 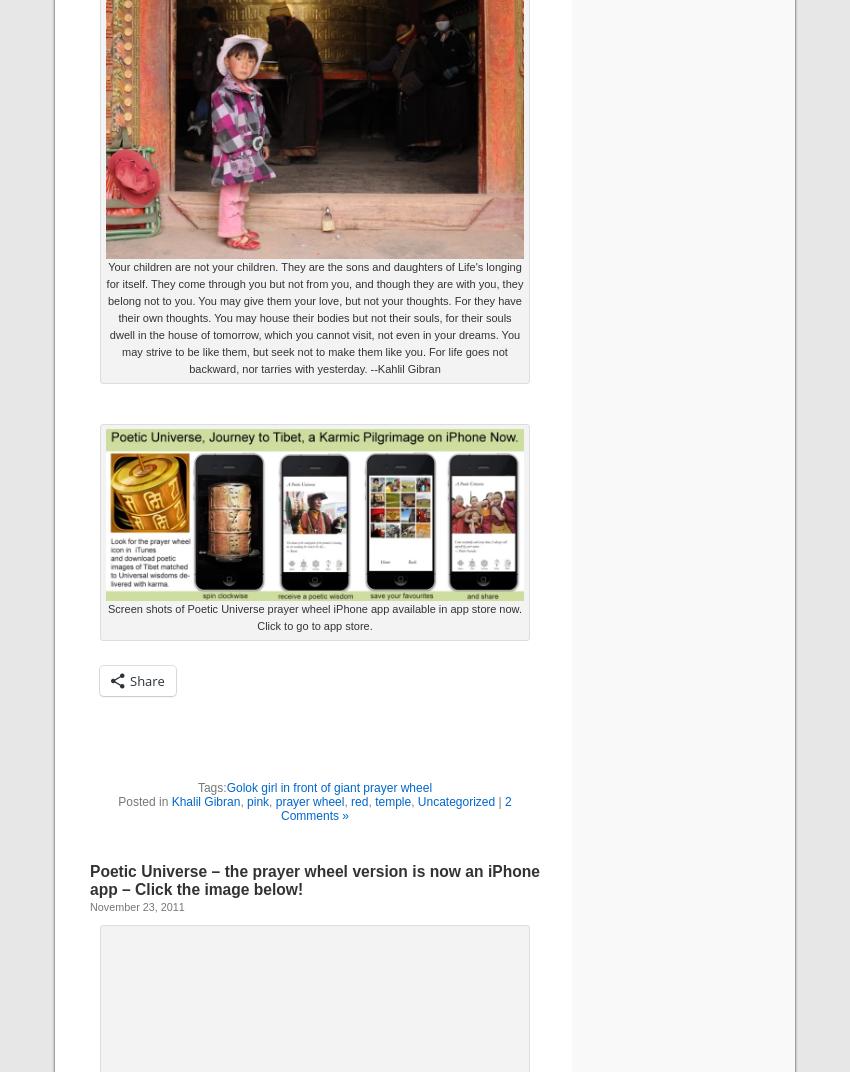 I want to click on 'temple', so click(x=393, y=800).